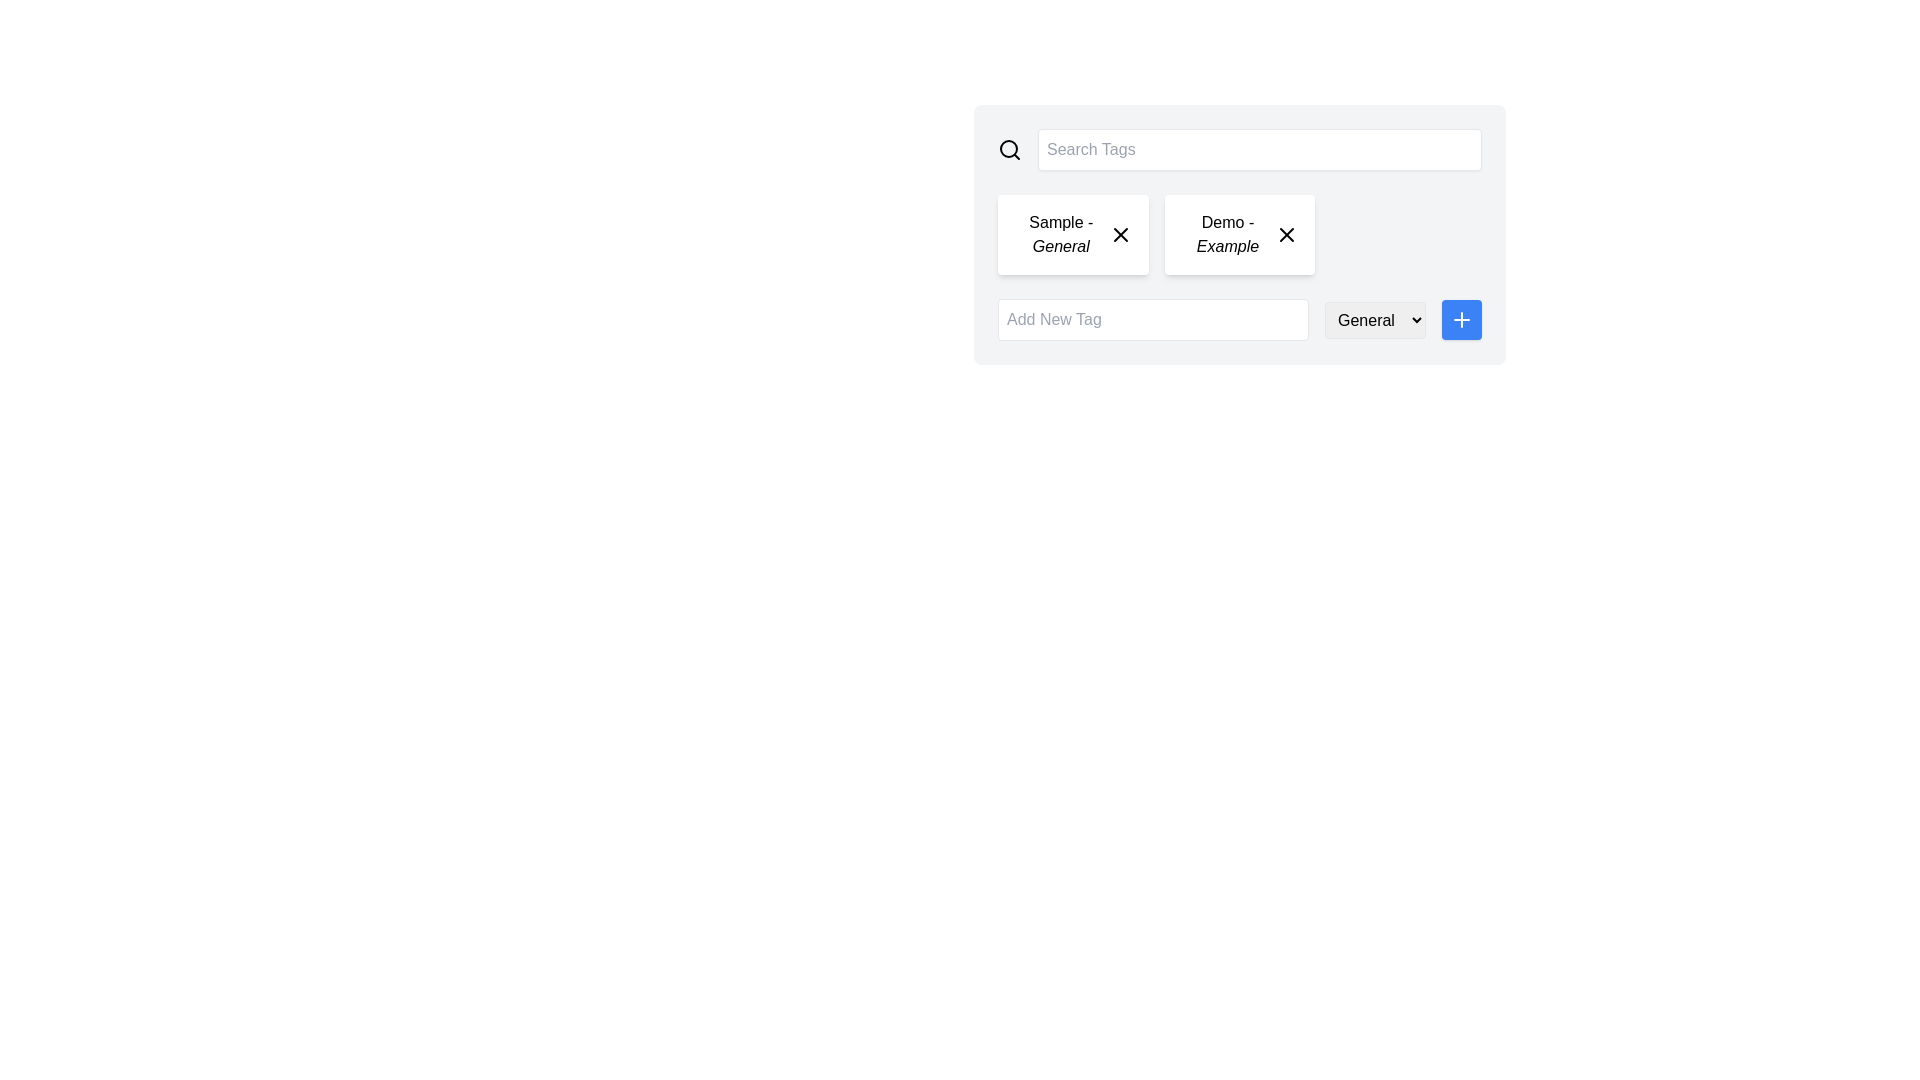  I want to click on static text label 'Demo - Example' located in the bottom half of the card, distinctly showing the text 'Example', so click(1227, 245).